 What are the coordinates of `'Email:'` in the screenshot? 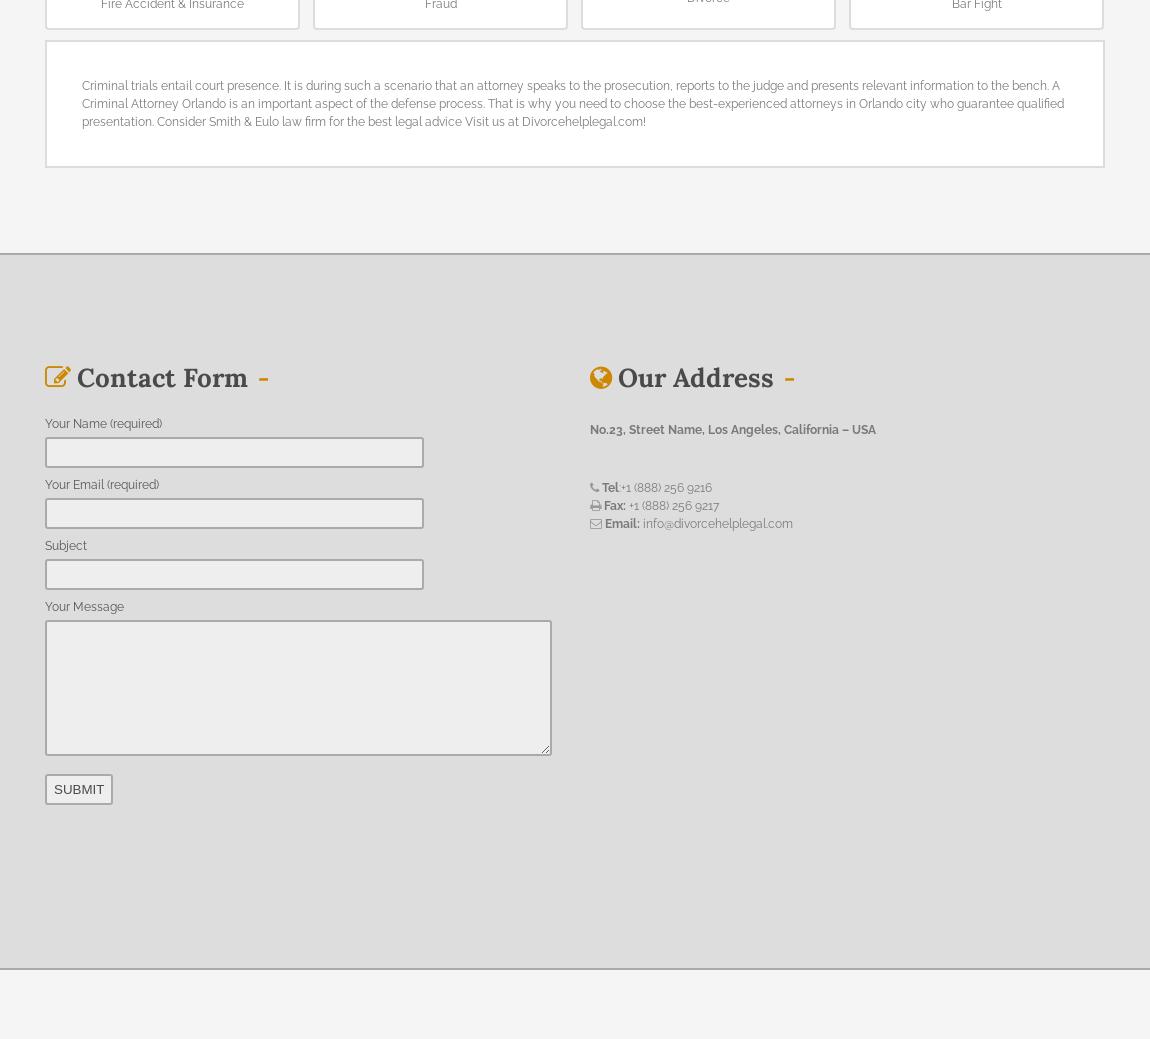 It's located at (621, 523).